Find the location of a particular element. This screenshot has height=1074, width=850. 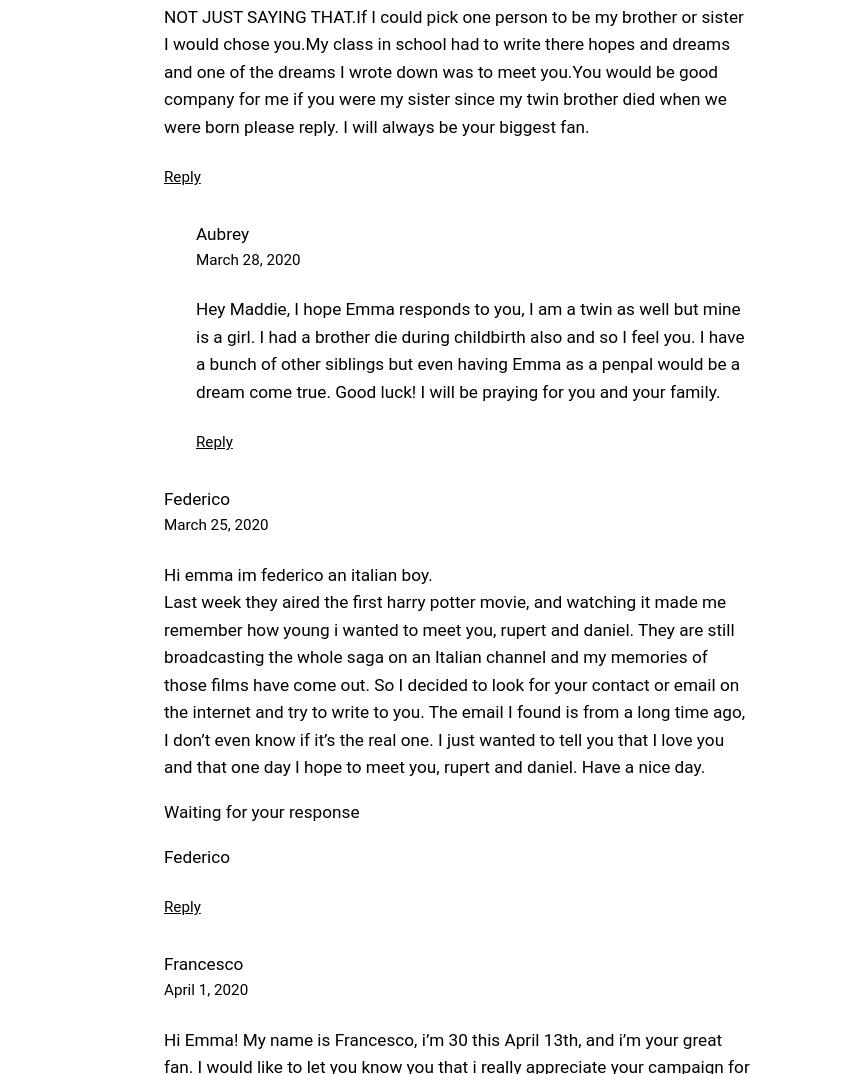

'March 28, 2020' is located at coordinates (248, 259).